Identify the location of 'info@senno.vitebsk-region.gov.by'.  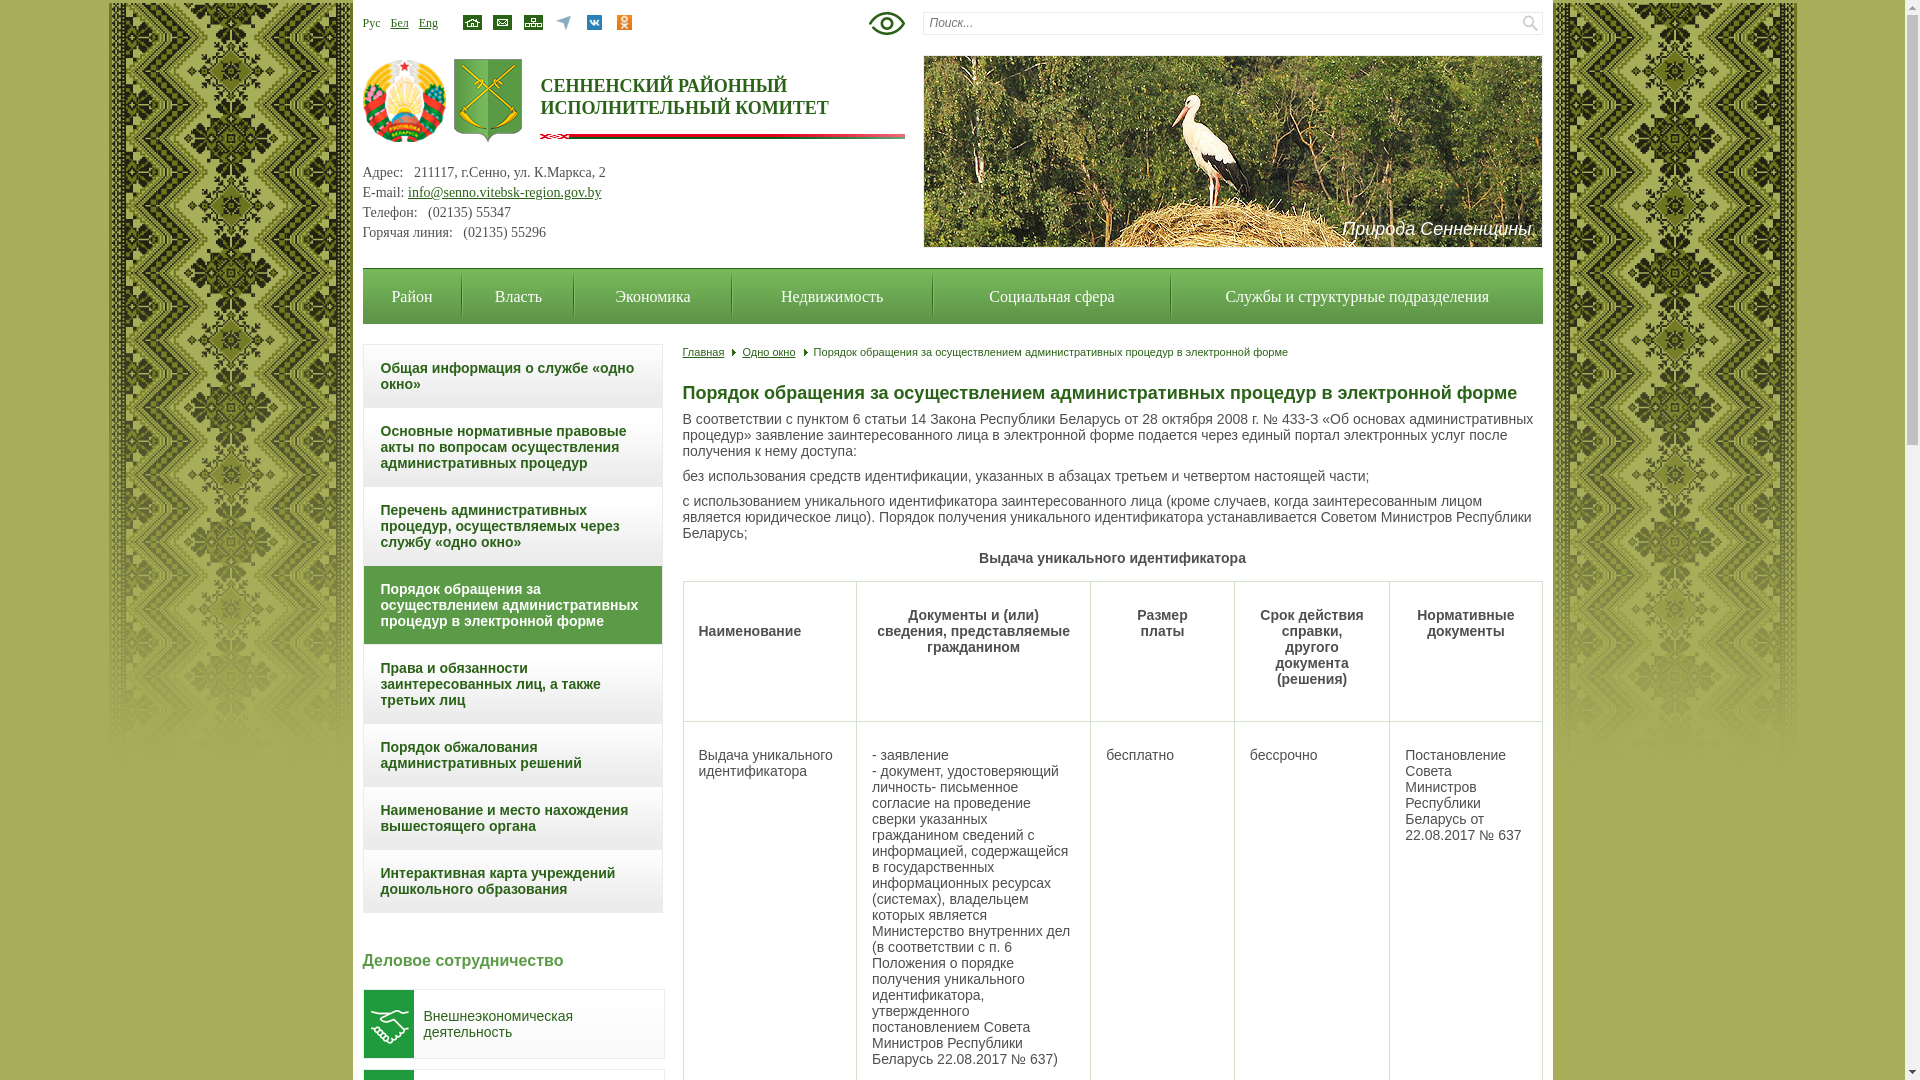
(504, 192).